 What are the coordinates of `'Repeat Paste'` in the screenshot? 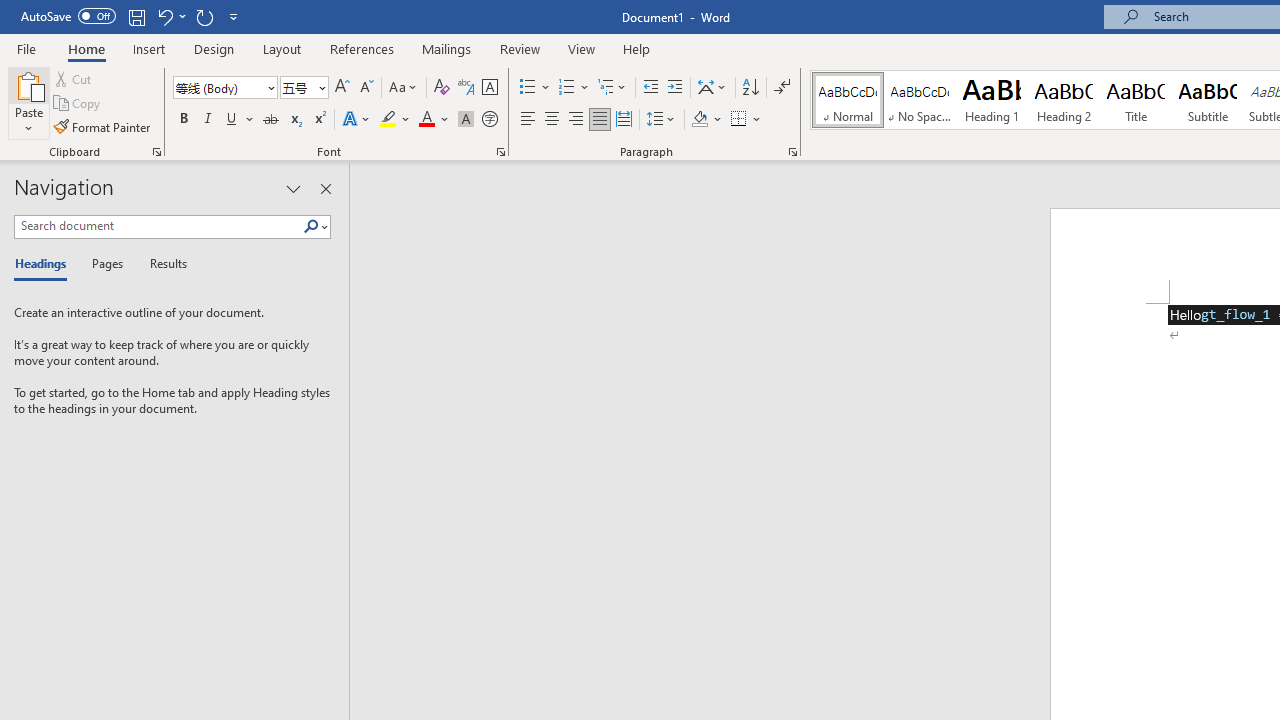 It's located at (204, 16).